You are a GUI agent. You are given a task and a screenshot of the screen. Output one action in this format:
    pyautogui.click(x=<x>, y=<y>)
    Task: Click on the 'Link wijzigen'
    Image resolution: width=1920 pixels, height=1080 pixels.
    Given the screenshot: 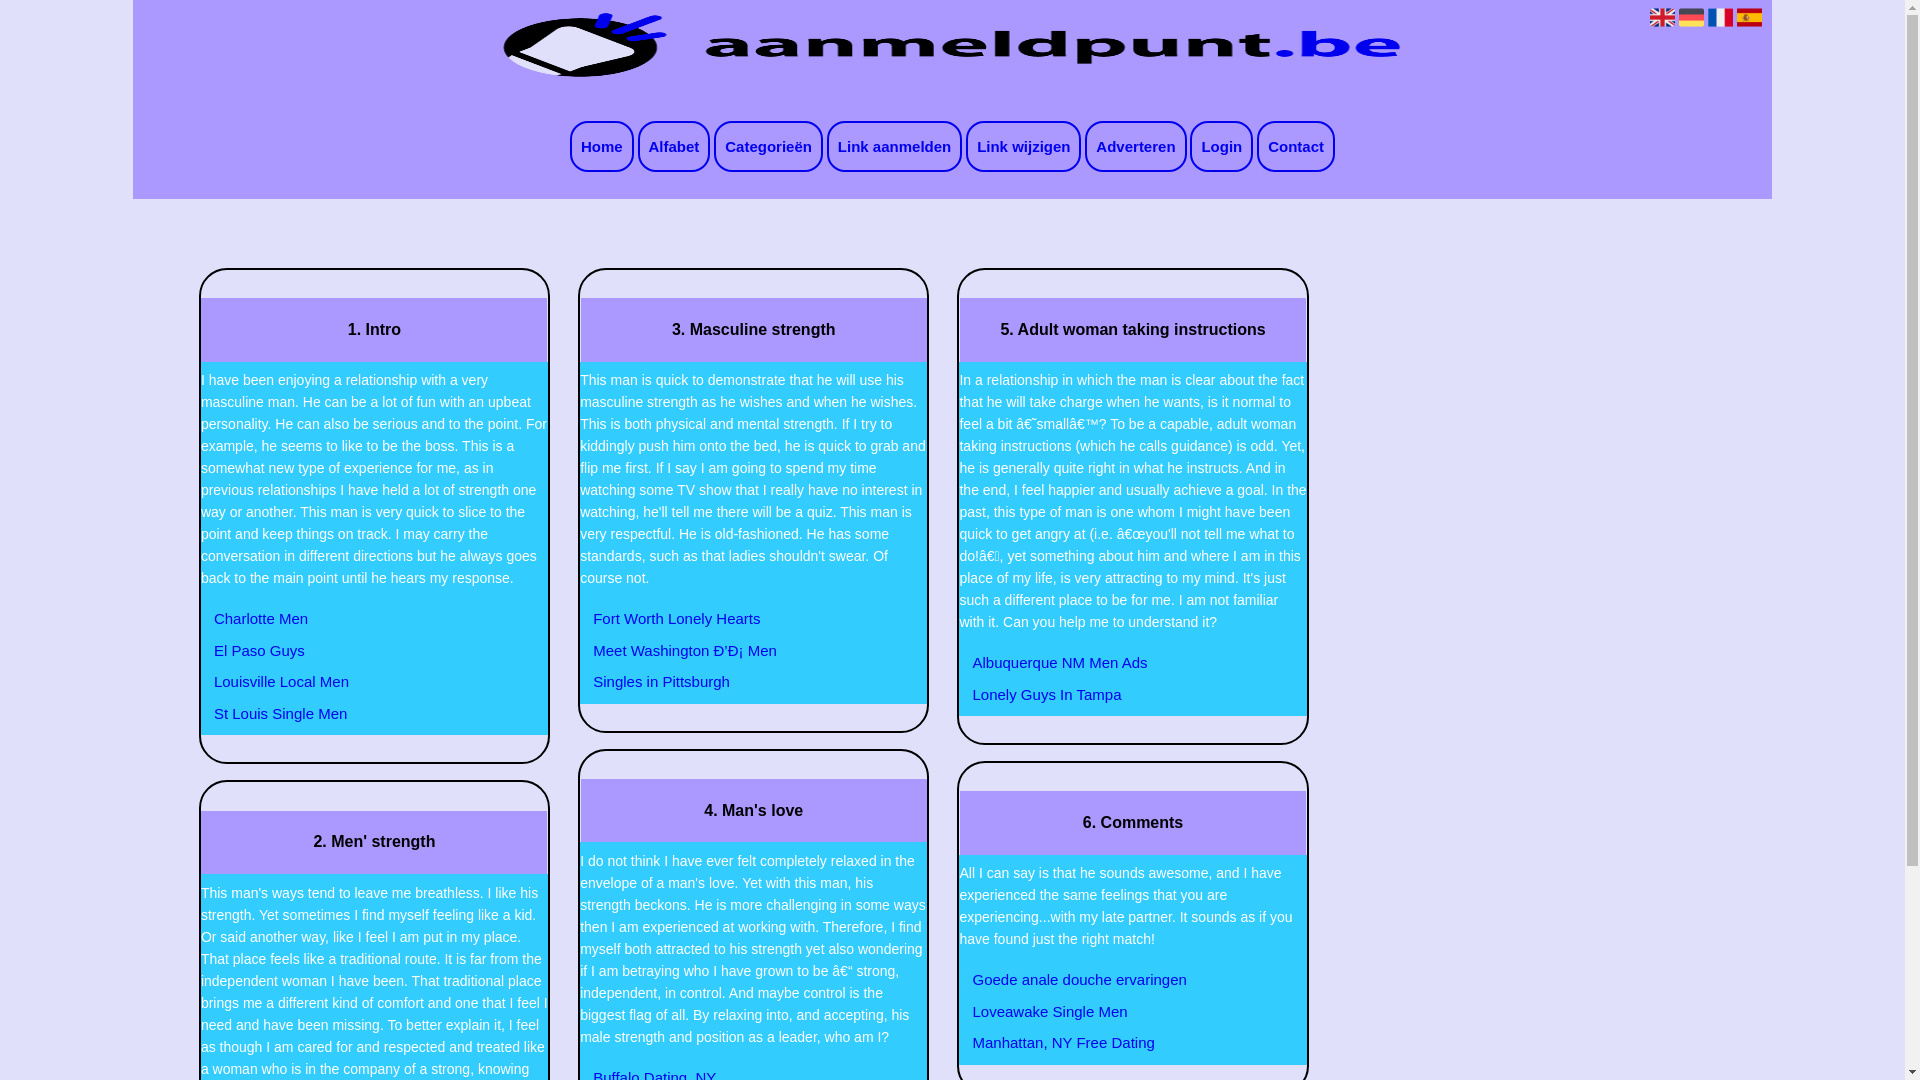 What is the action you would take?
    pyautogui.click(x=1023, y=145)
    